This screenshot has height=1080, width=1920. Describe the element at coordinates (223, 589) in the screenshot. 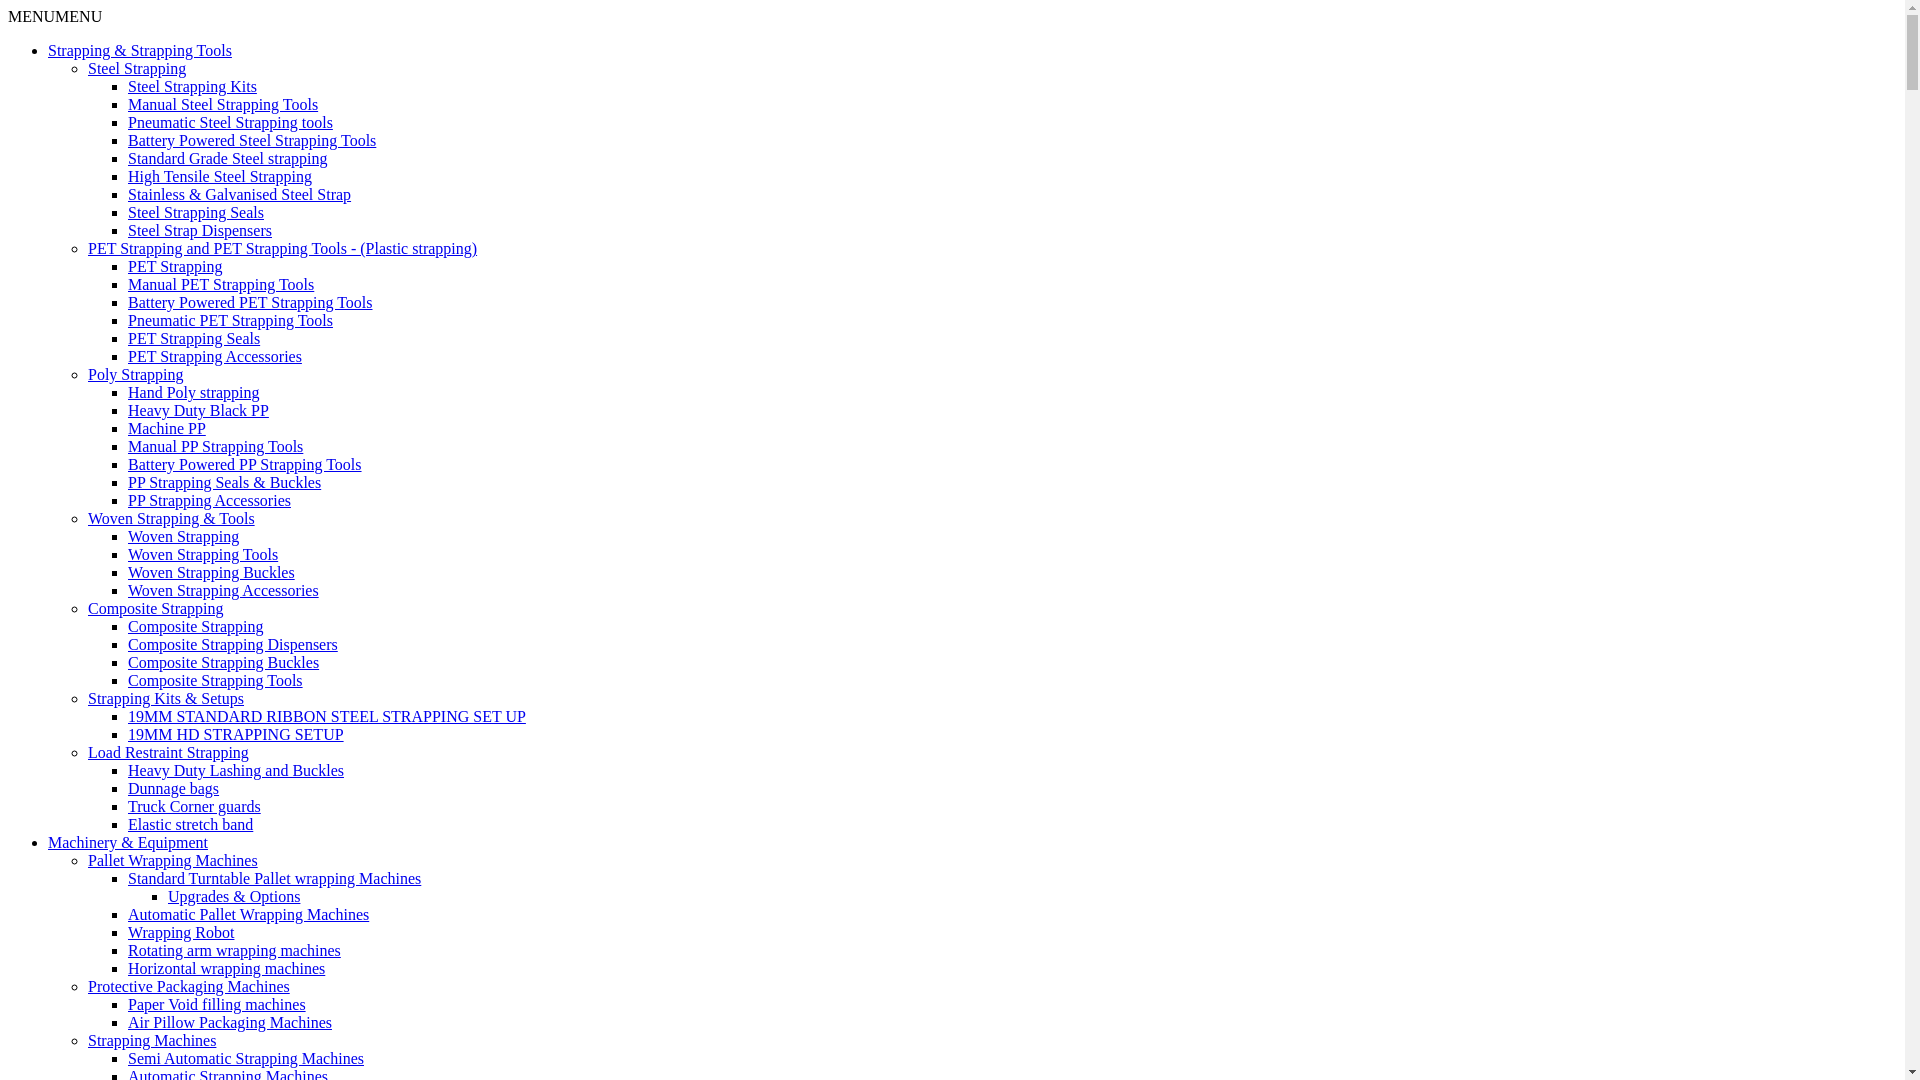

I see `'Woven Strapping Accessories'` at that location.